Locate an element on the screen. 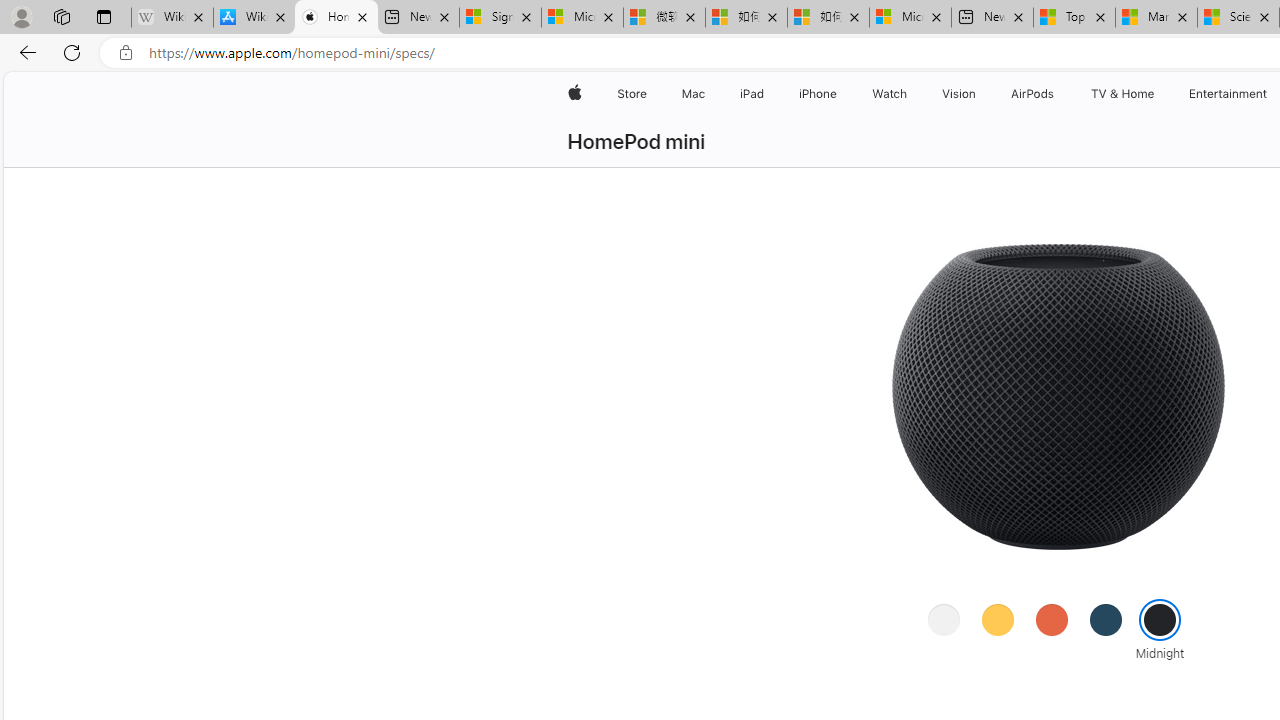 This screenshot has width=1280, height=720. 'Mac' is located at coordinates (693, 93).